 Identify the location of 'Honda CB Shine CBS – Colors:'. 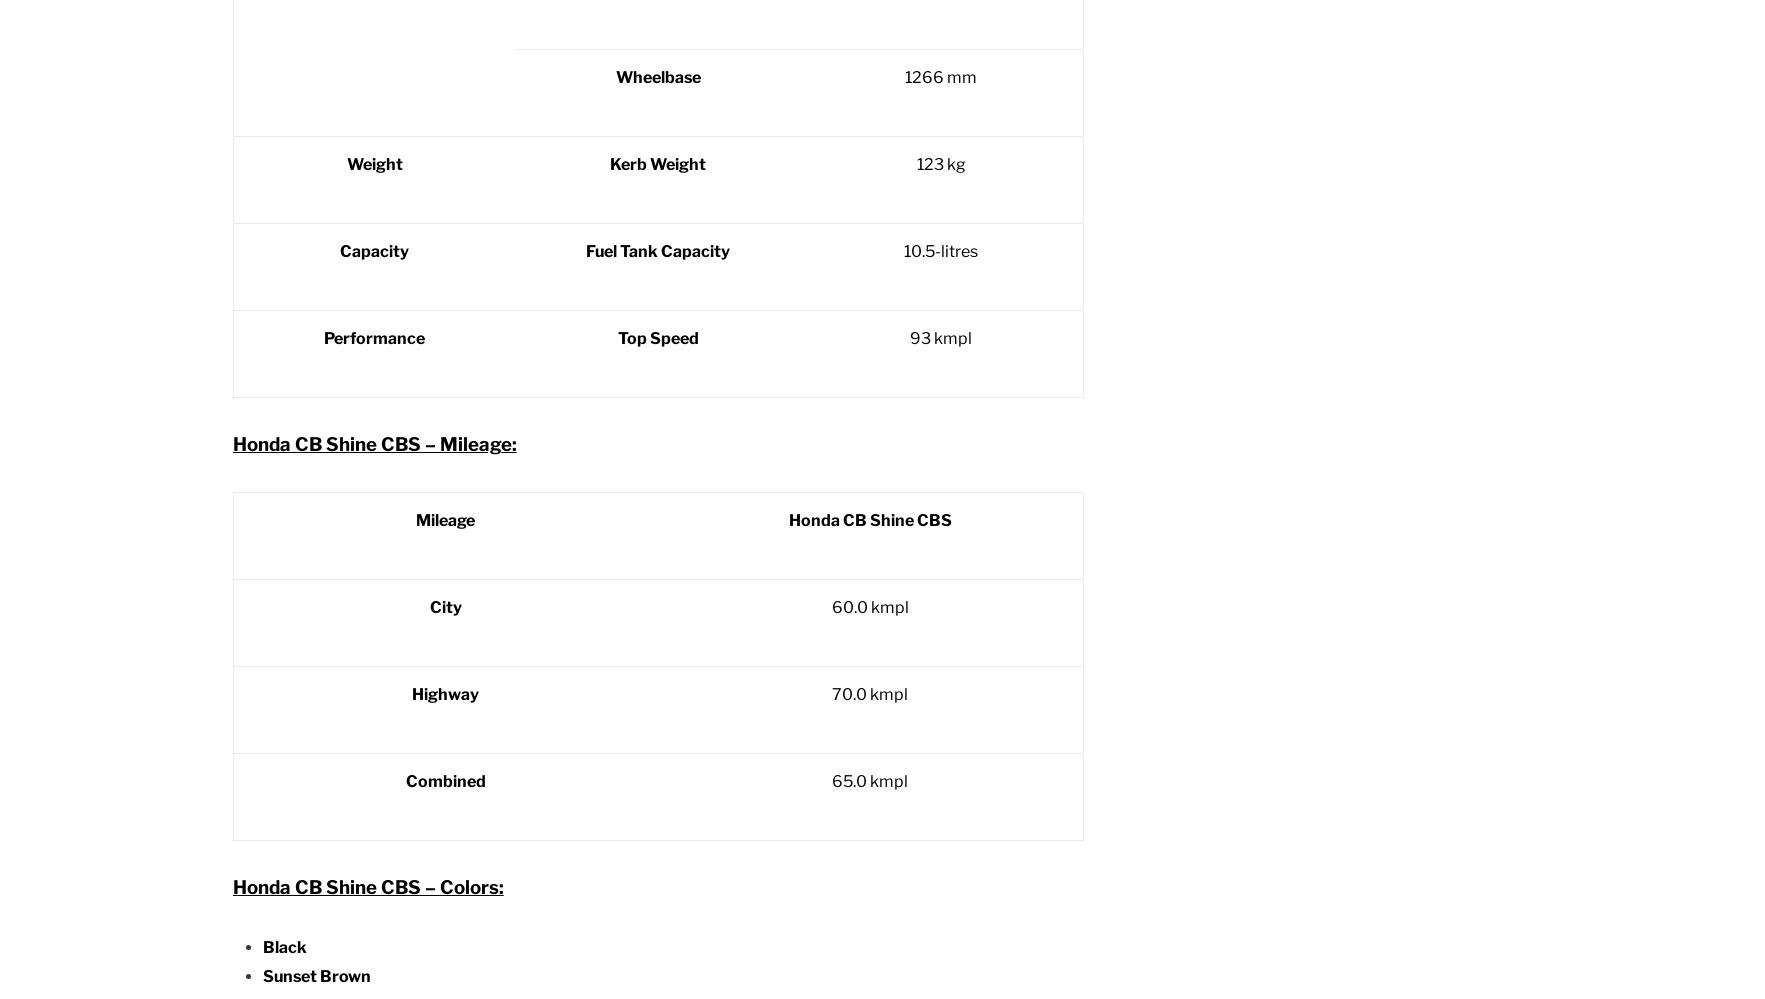
(366, 885).